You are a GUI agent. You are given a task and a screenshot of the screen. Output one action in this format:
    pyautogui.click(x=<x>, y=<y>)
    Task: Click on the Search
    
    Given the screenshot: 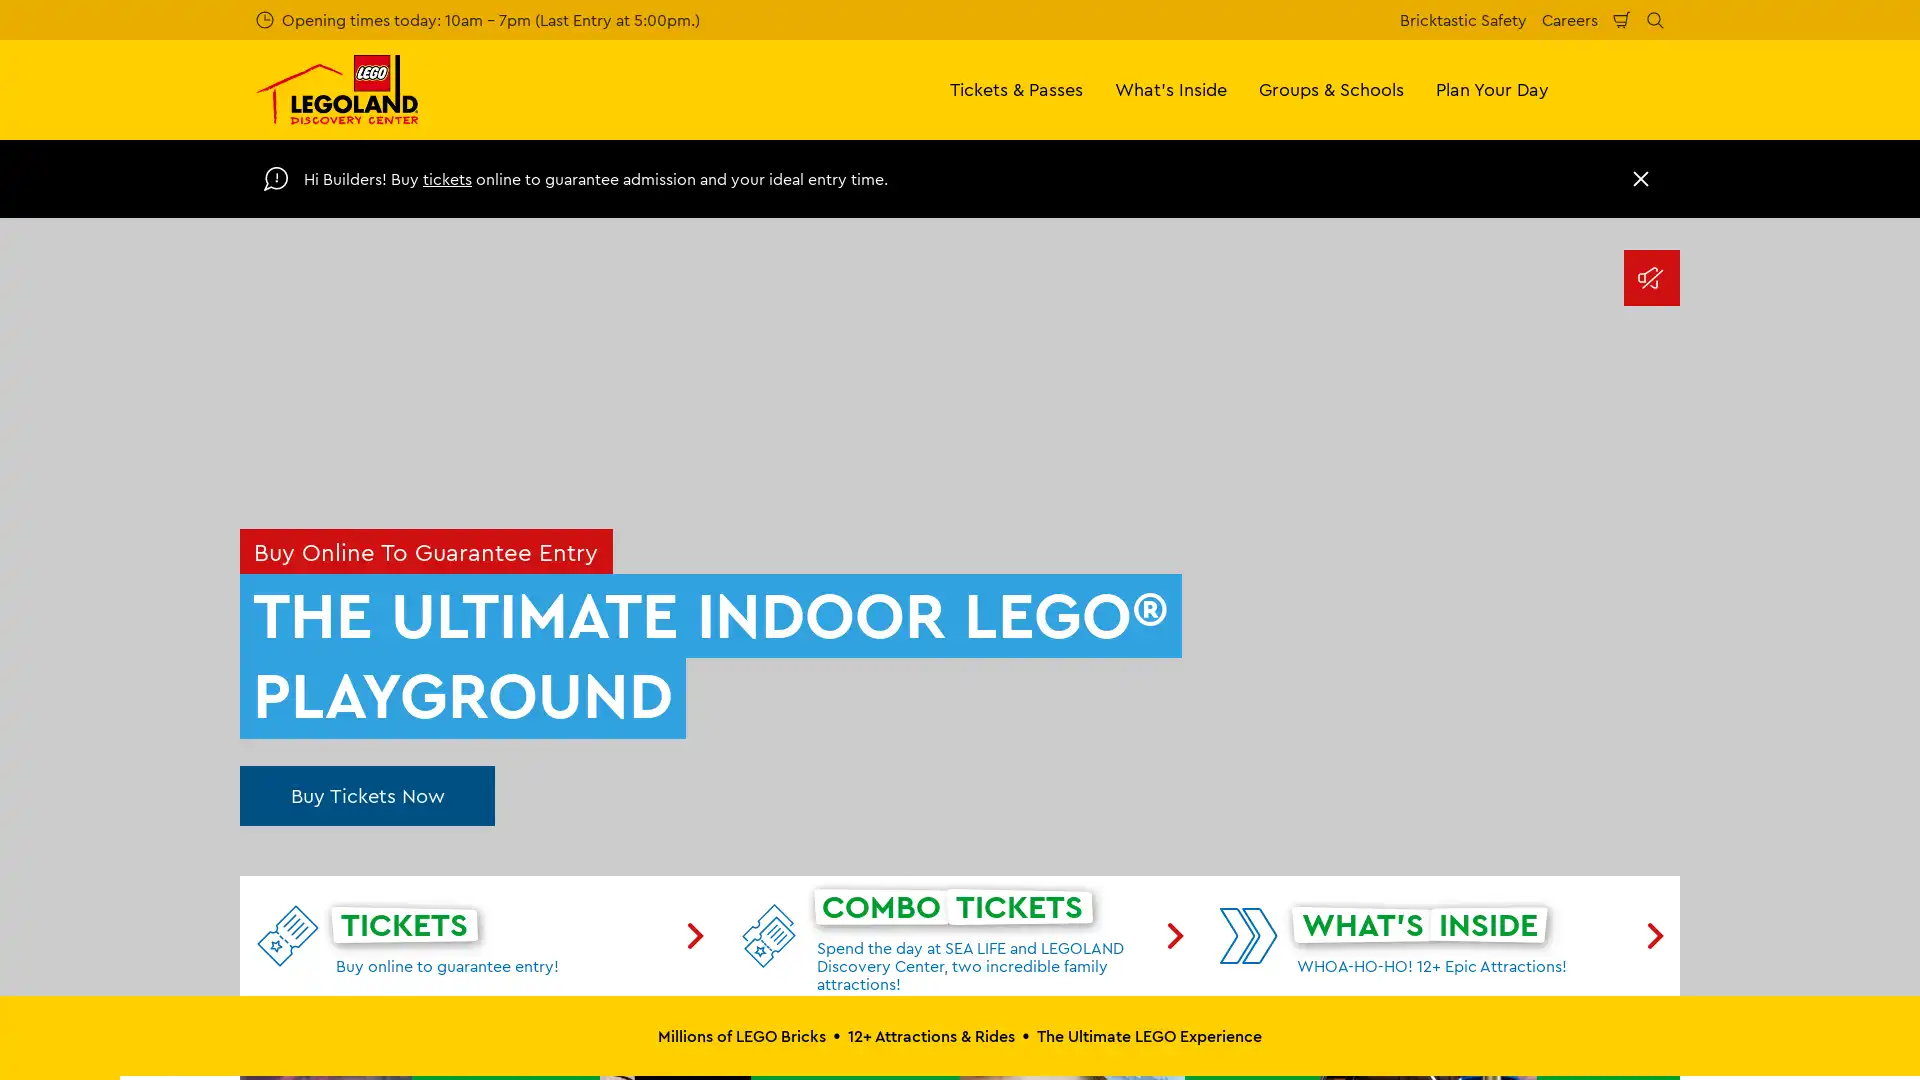 What is the action you would take?
    pyautogui.click(x=1655, y=19)
    